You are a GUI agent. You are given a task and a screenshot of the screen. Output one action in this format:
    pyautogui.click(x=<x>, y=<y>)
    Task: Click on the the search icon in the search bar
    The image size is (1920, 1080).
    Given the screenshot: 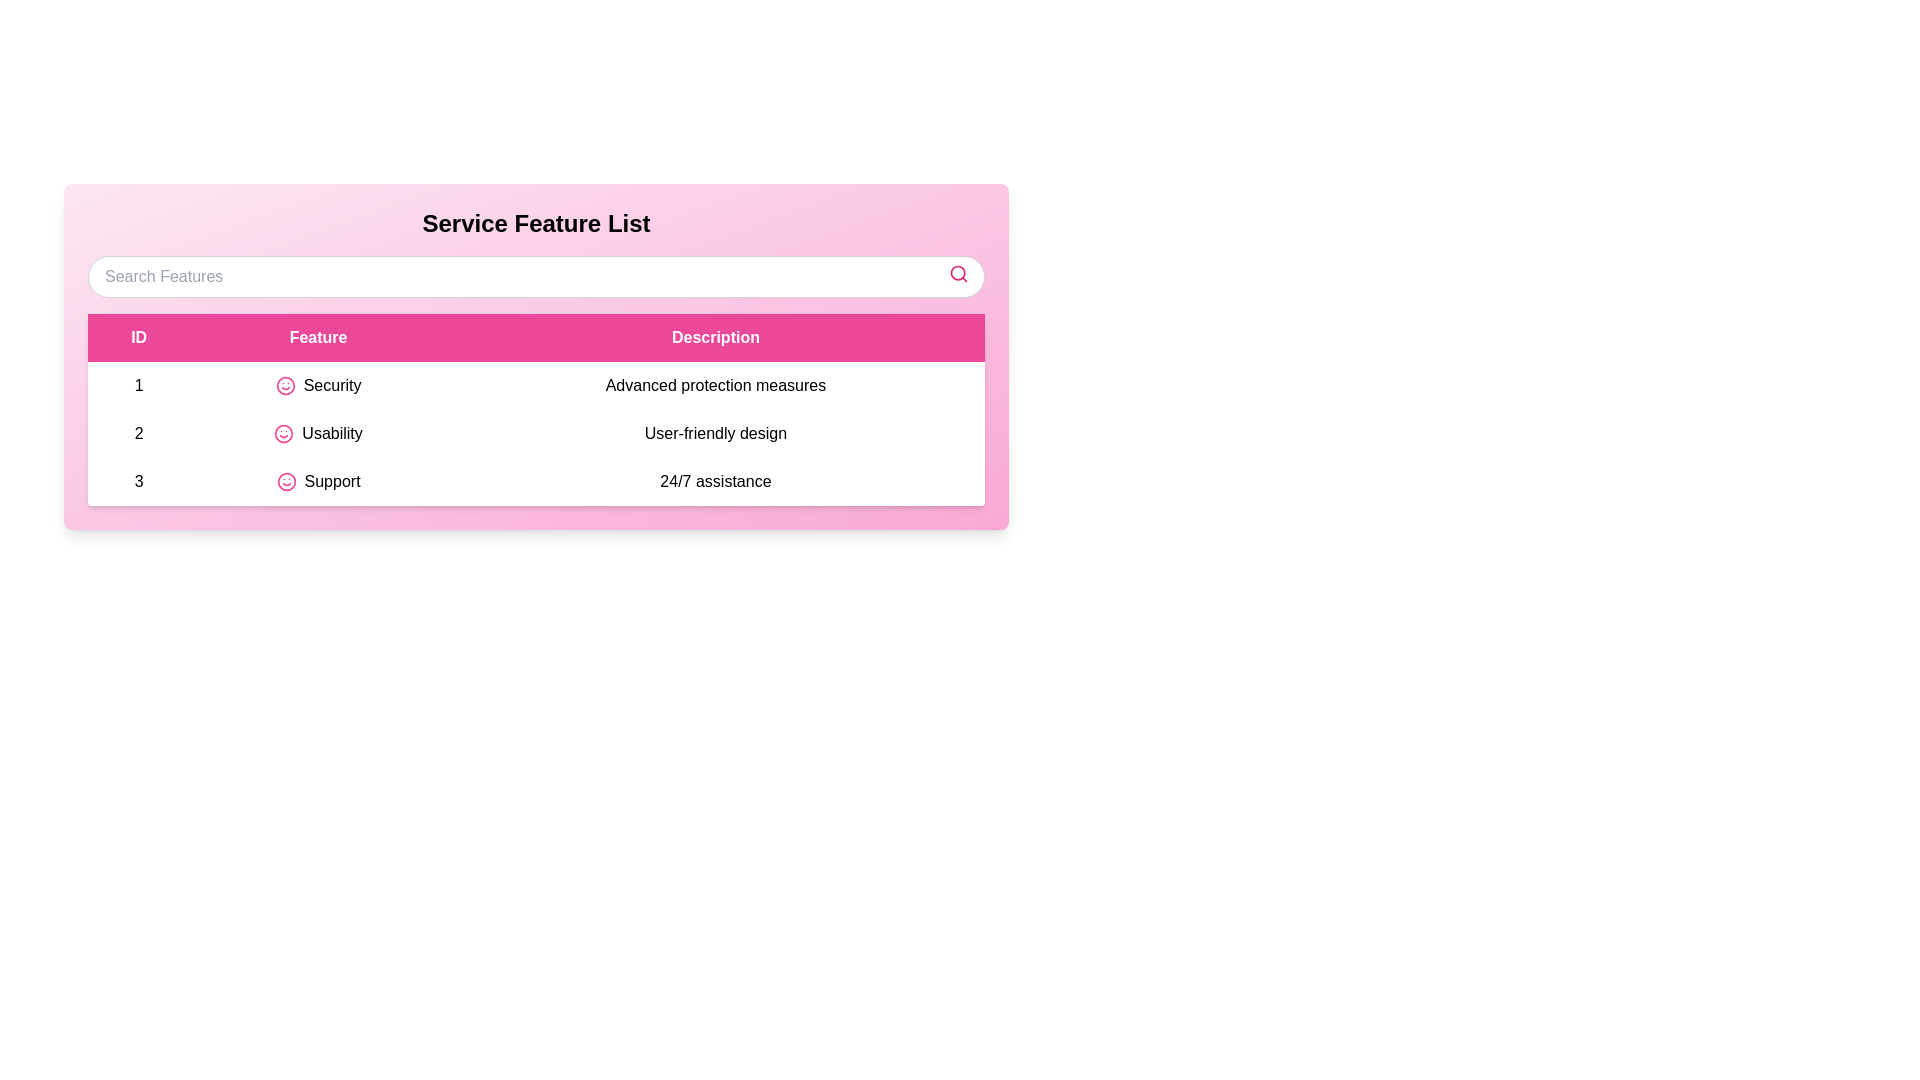 What is the action you would take?
    pyautogui.click(x=958, y=273)
    